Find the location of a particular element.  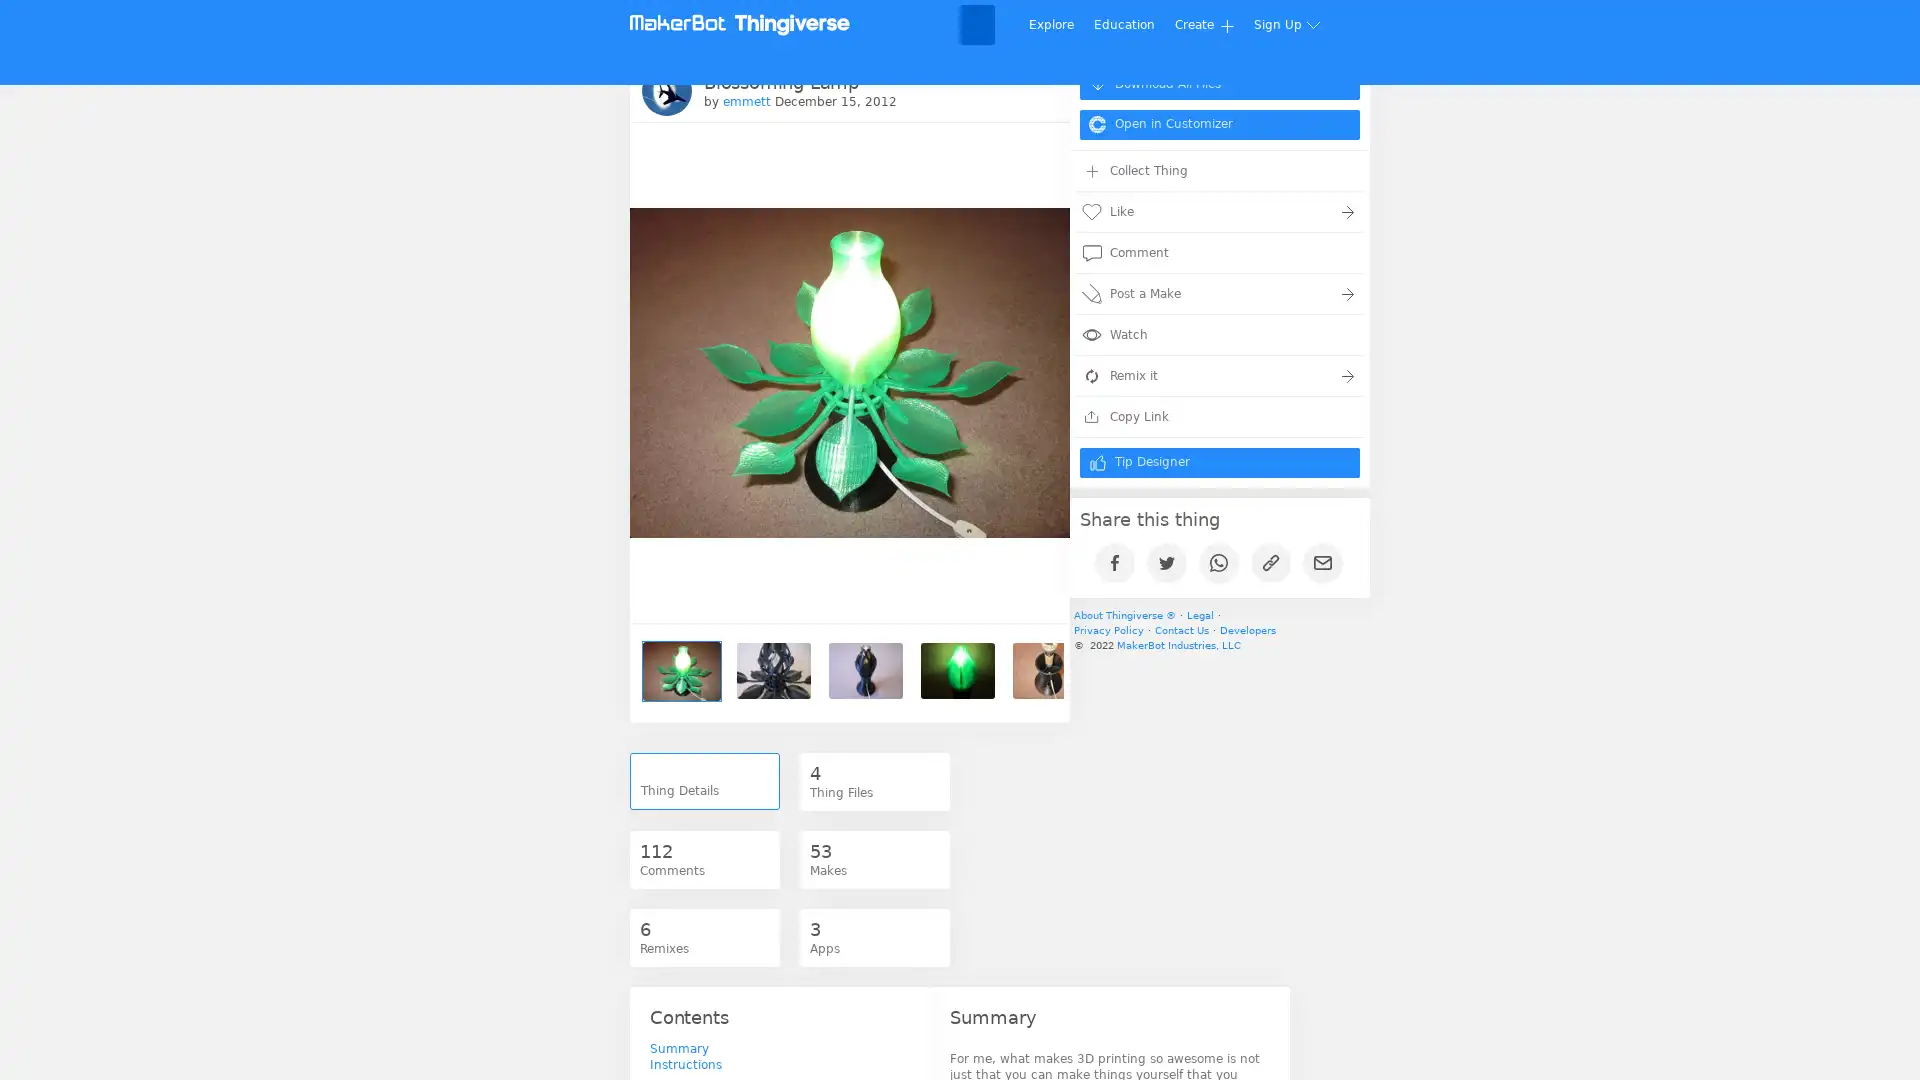

slide item 4 is located at coordinates (957, 670).